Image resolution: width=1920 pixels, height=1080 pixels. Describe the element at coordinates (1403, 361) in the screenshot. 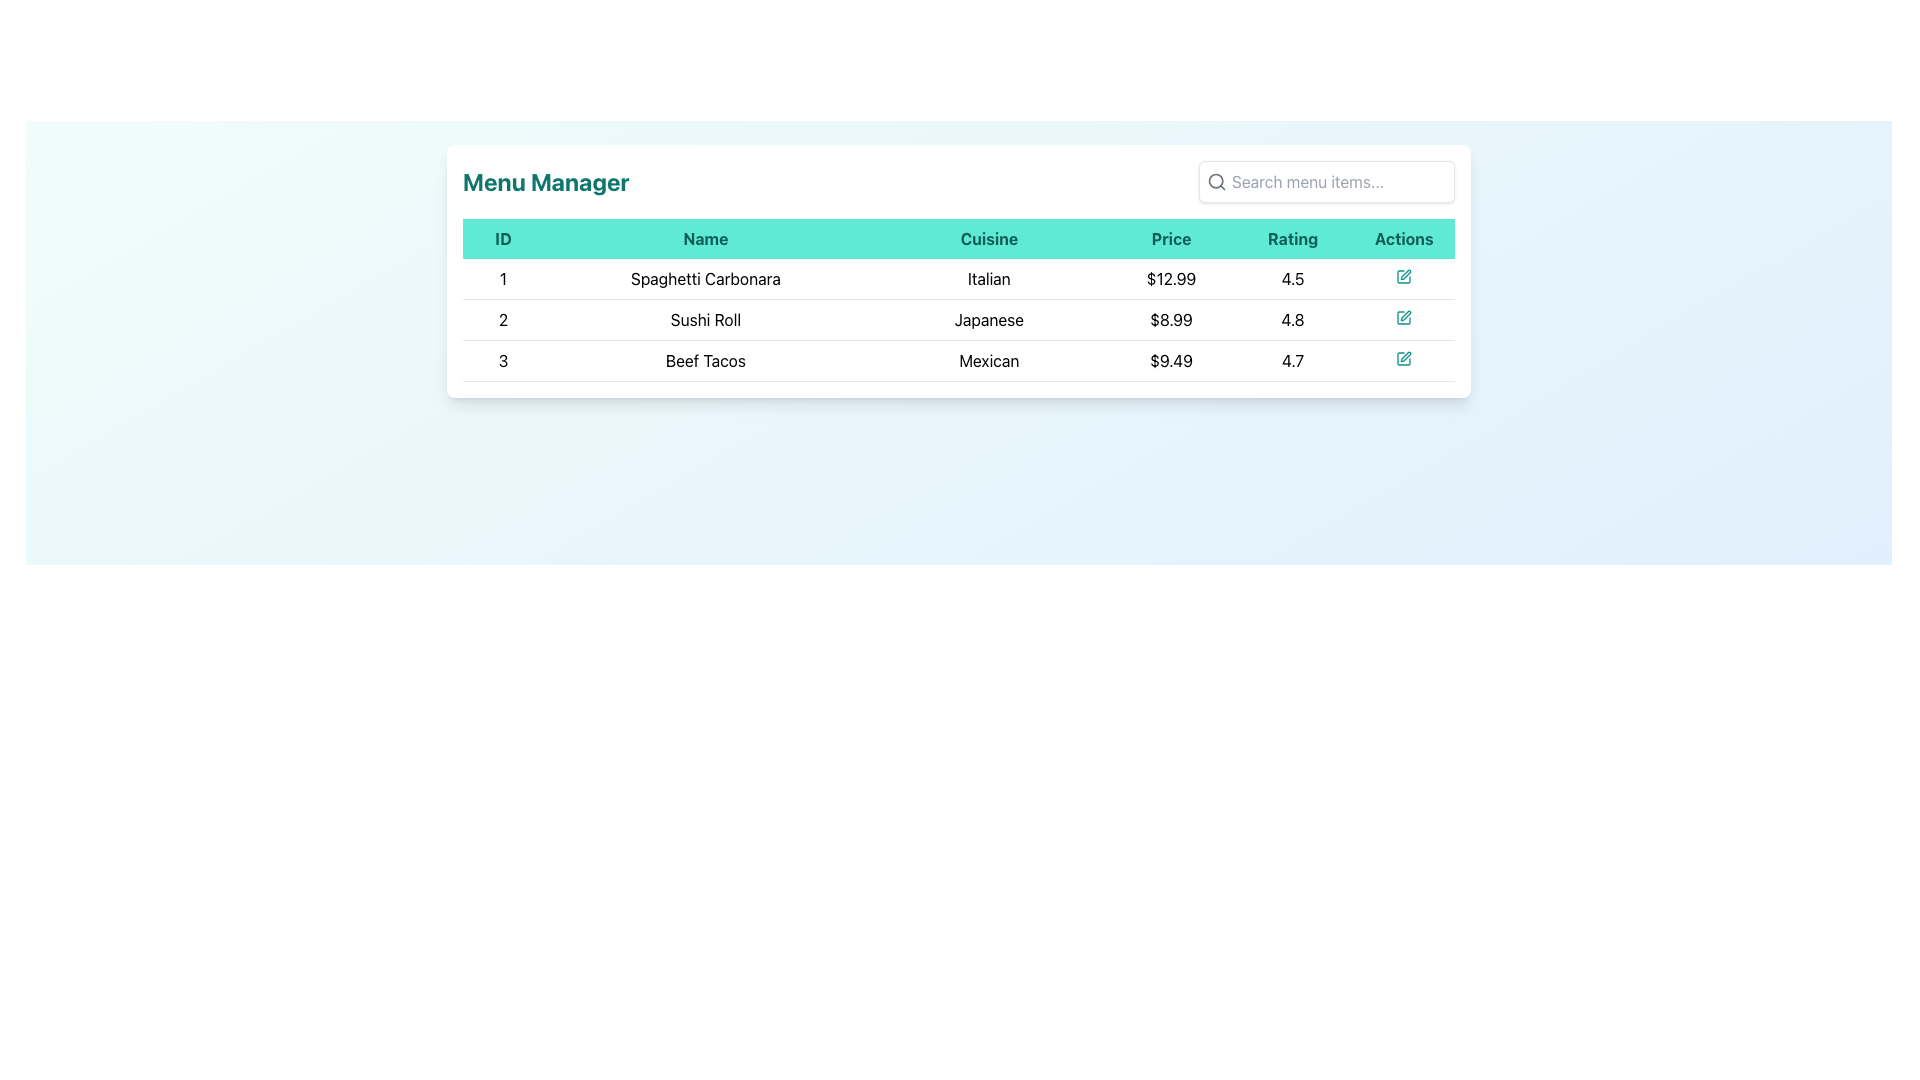

I see `the Edit Icon in the Actions column of the third row` at that location.